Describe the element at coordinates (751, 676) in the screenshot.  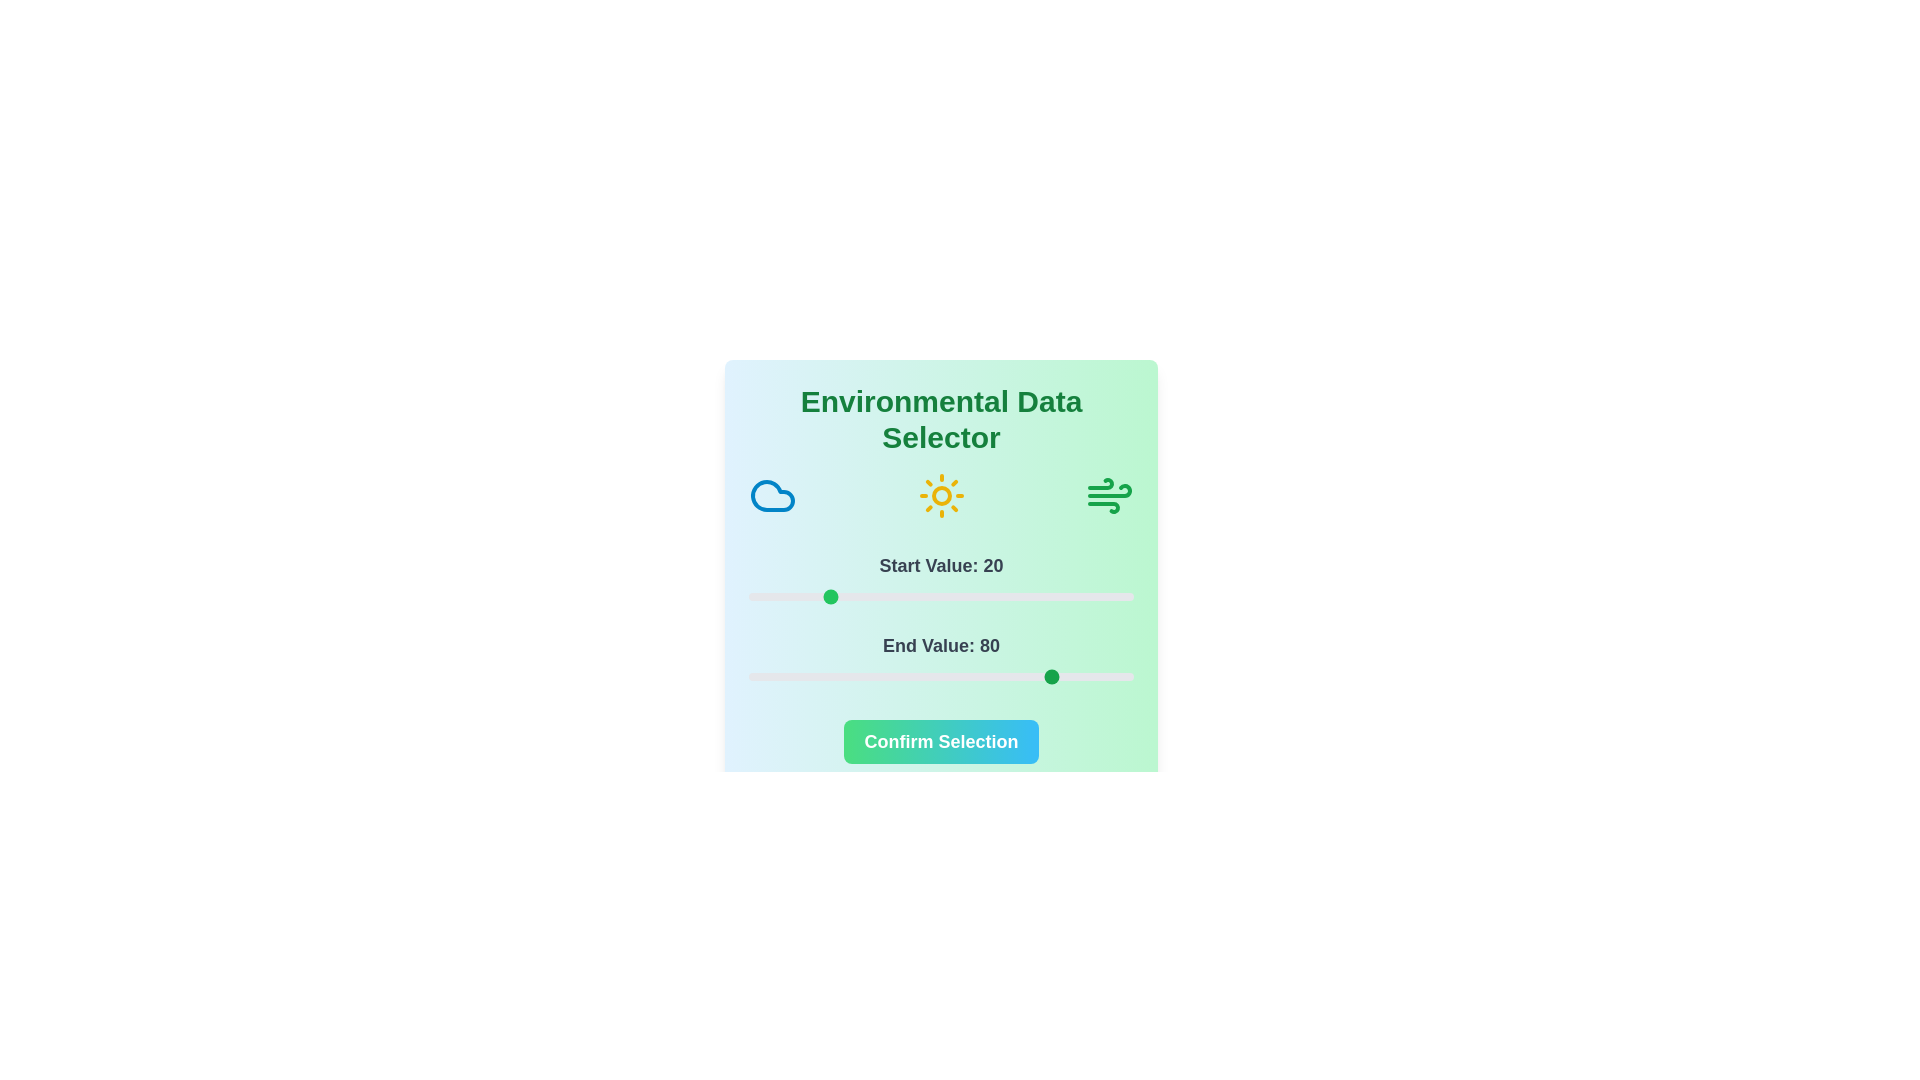
I see `the slider` at that location.